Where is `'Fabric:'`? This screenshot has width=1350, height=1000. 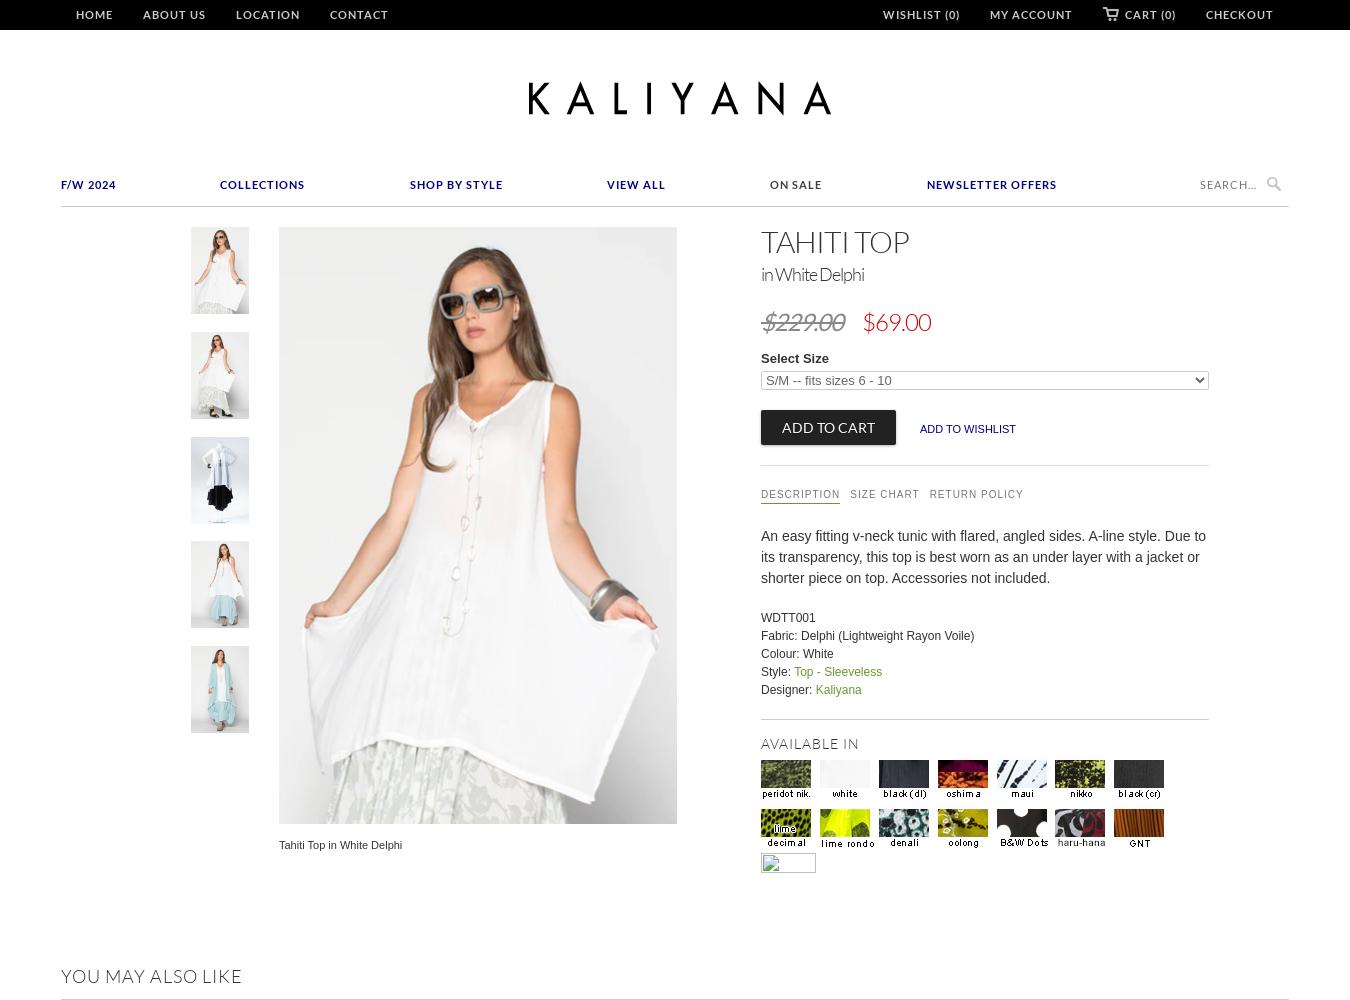 'Fabric:' is located at coordinates (779, 635).